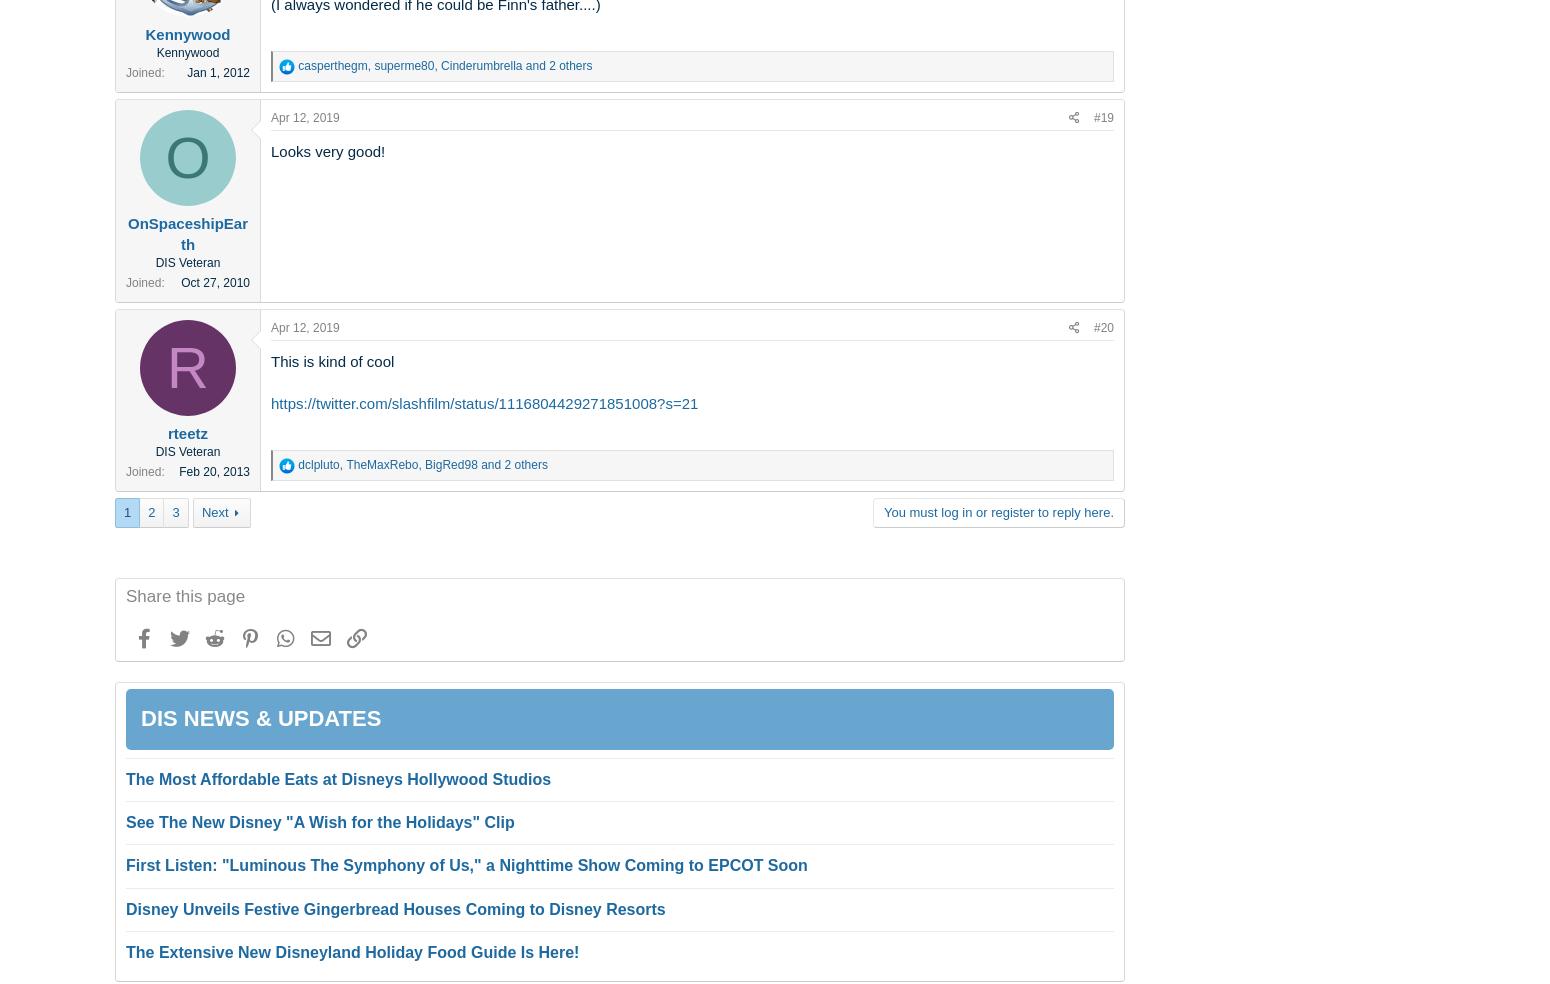 The height and width of the screenshot is (984, 1550). What do you see at coordinates (326, 150) in the screenshot?
I see `'Looks very good!'` at bounding box center [326, 150].